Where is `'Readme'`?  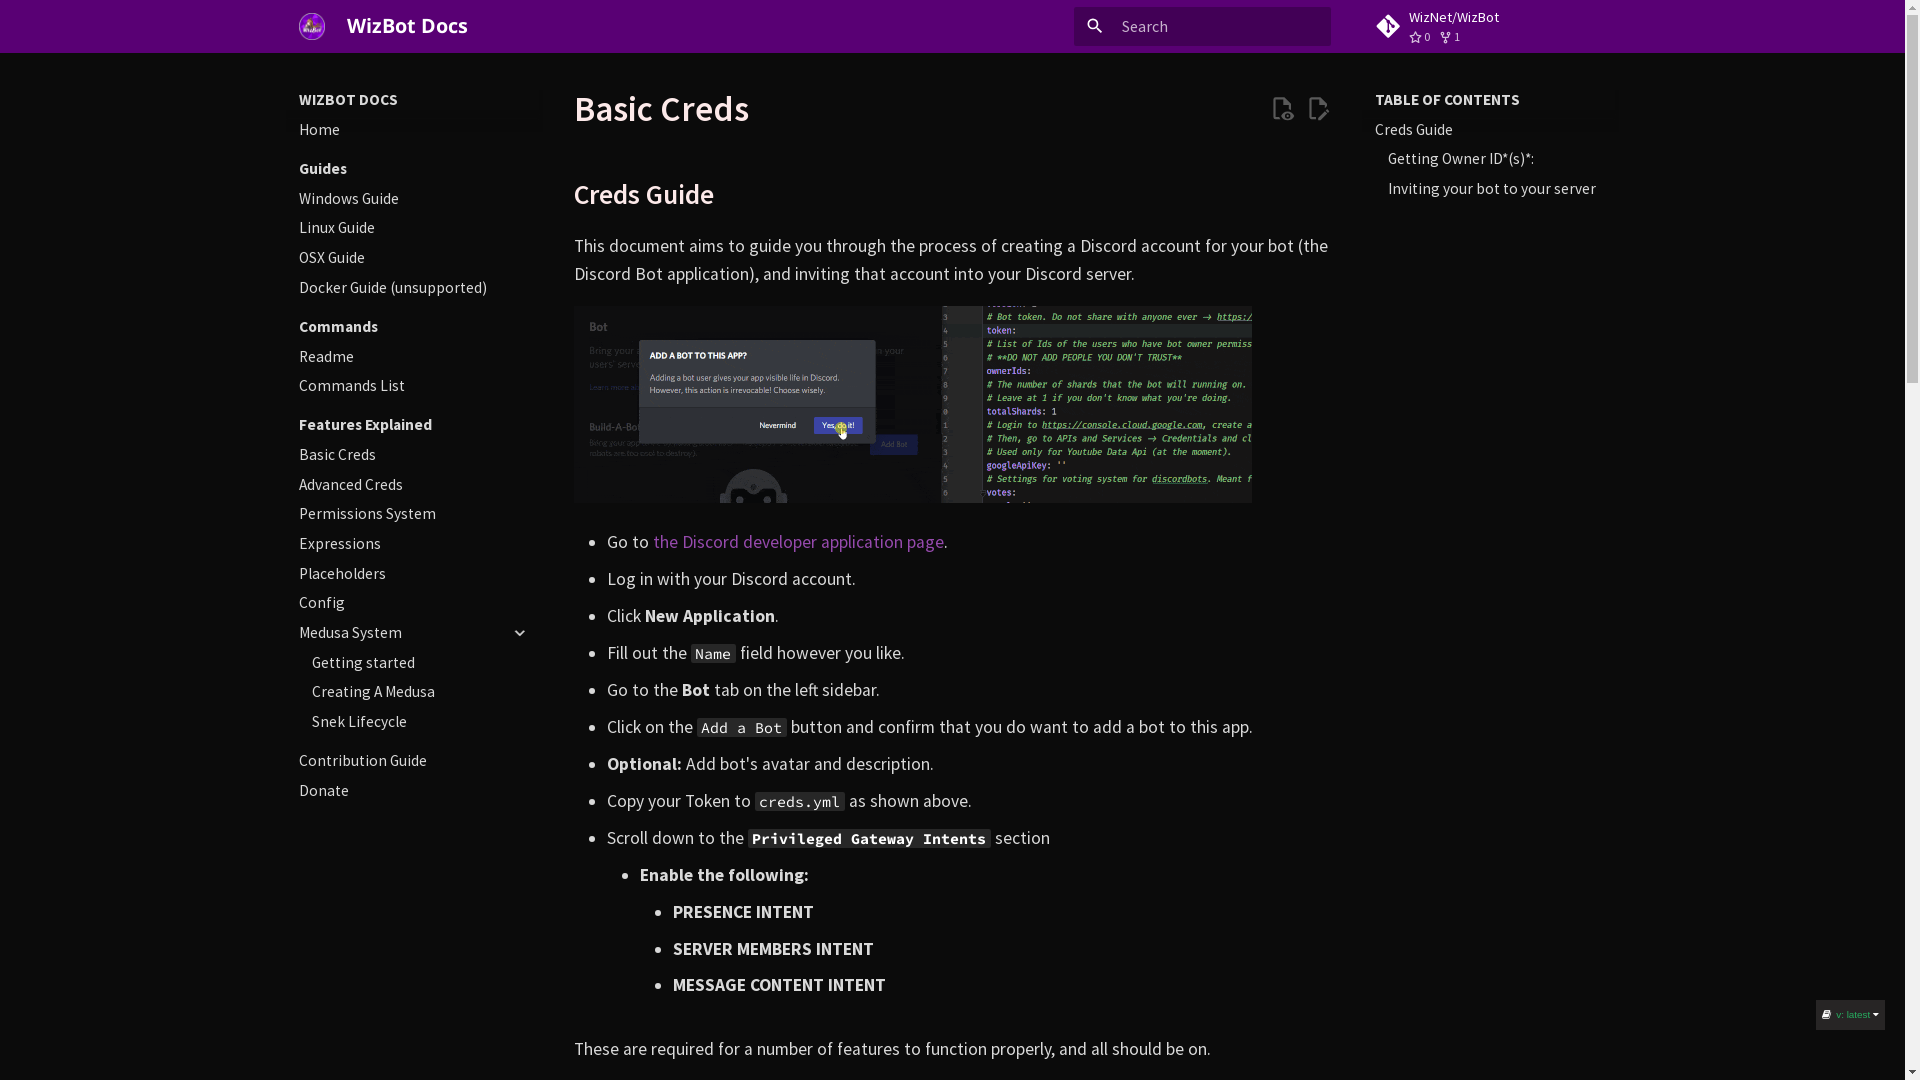
'Readme' is located at coordinates (297, 356).